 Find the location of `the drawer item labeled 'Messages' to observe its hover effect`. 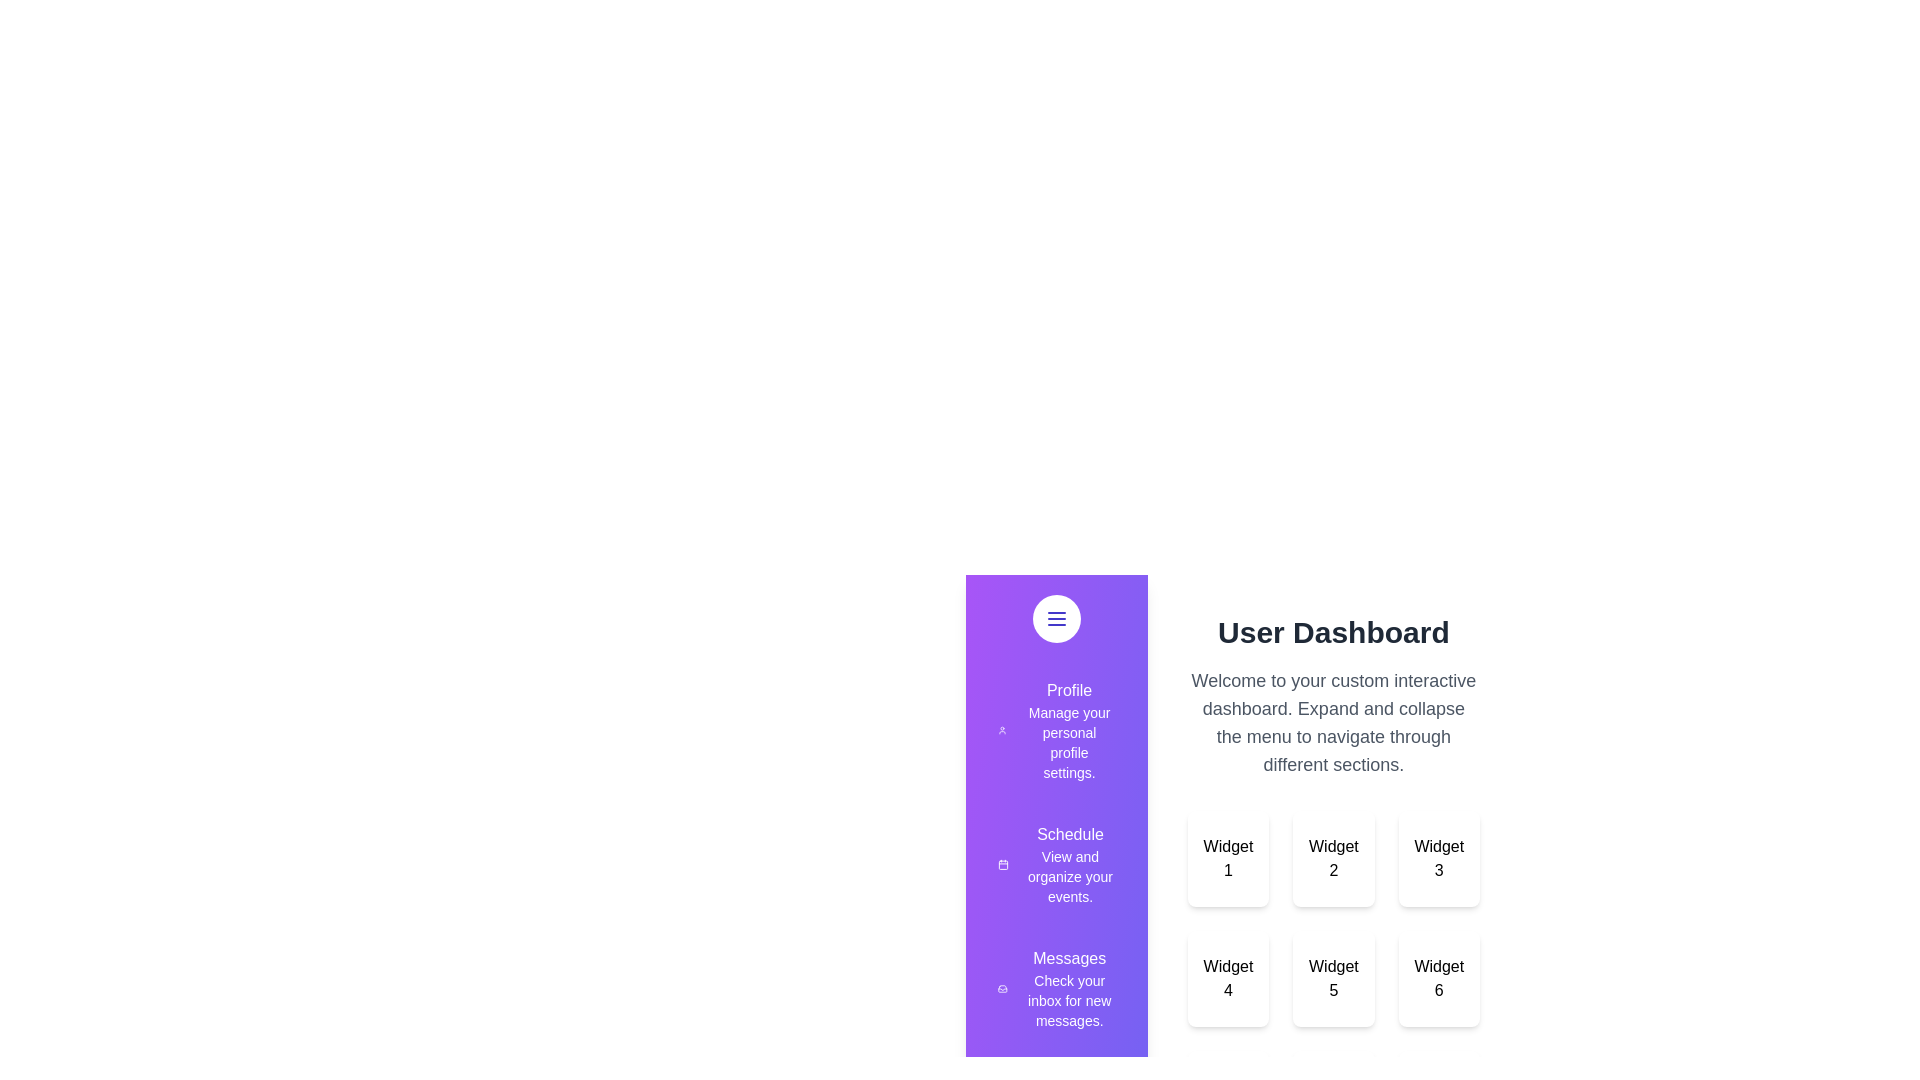

the drawer item labeled 'Messages' to observe its hover effect is located at coordinates (1055, 987).